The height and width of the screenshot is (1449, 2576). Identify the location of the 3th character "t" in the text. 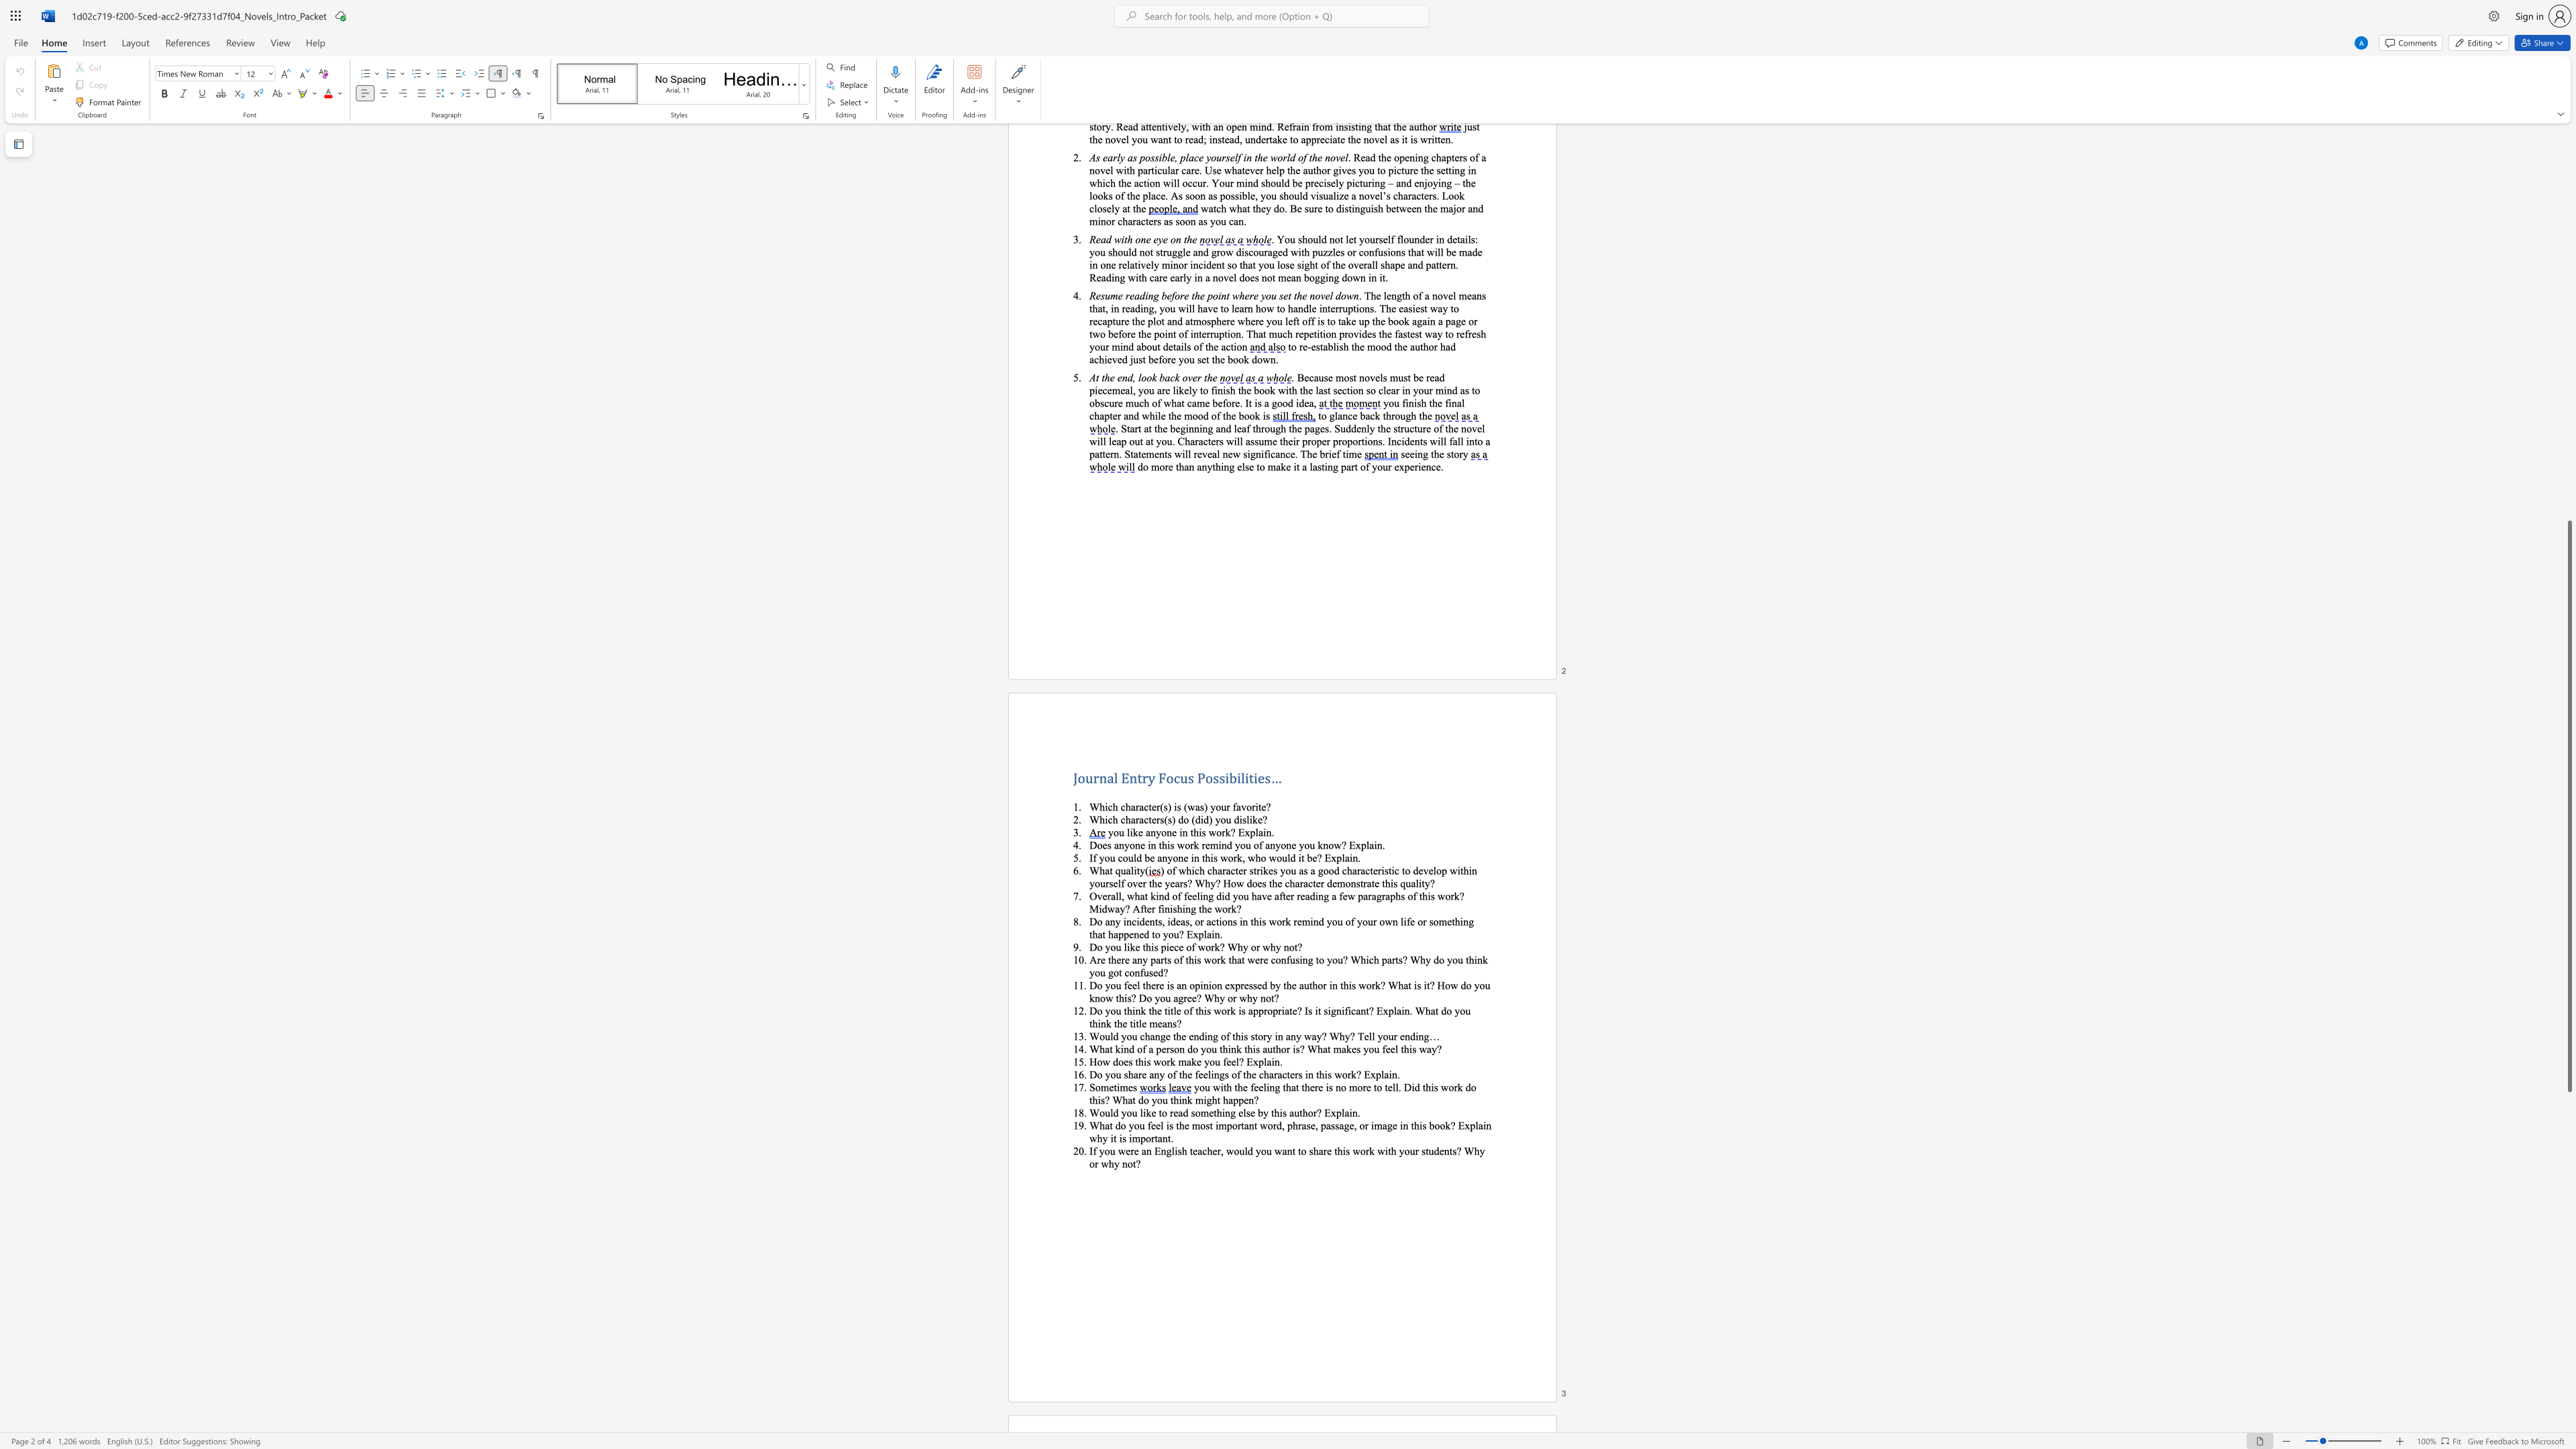
(1254, 1035).